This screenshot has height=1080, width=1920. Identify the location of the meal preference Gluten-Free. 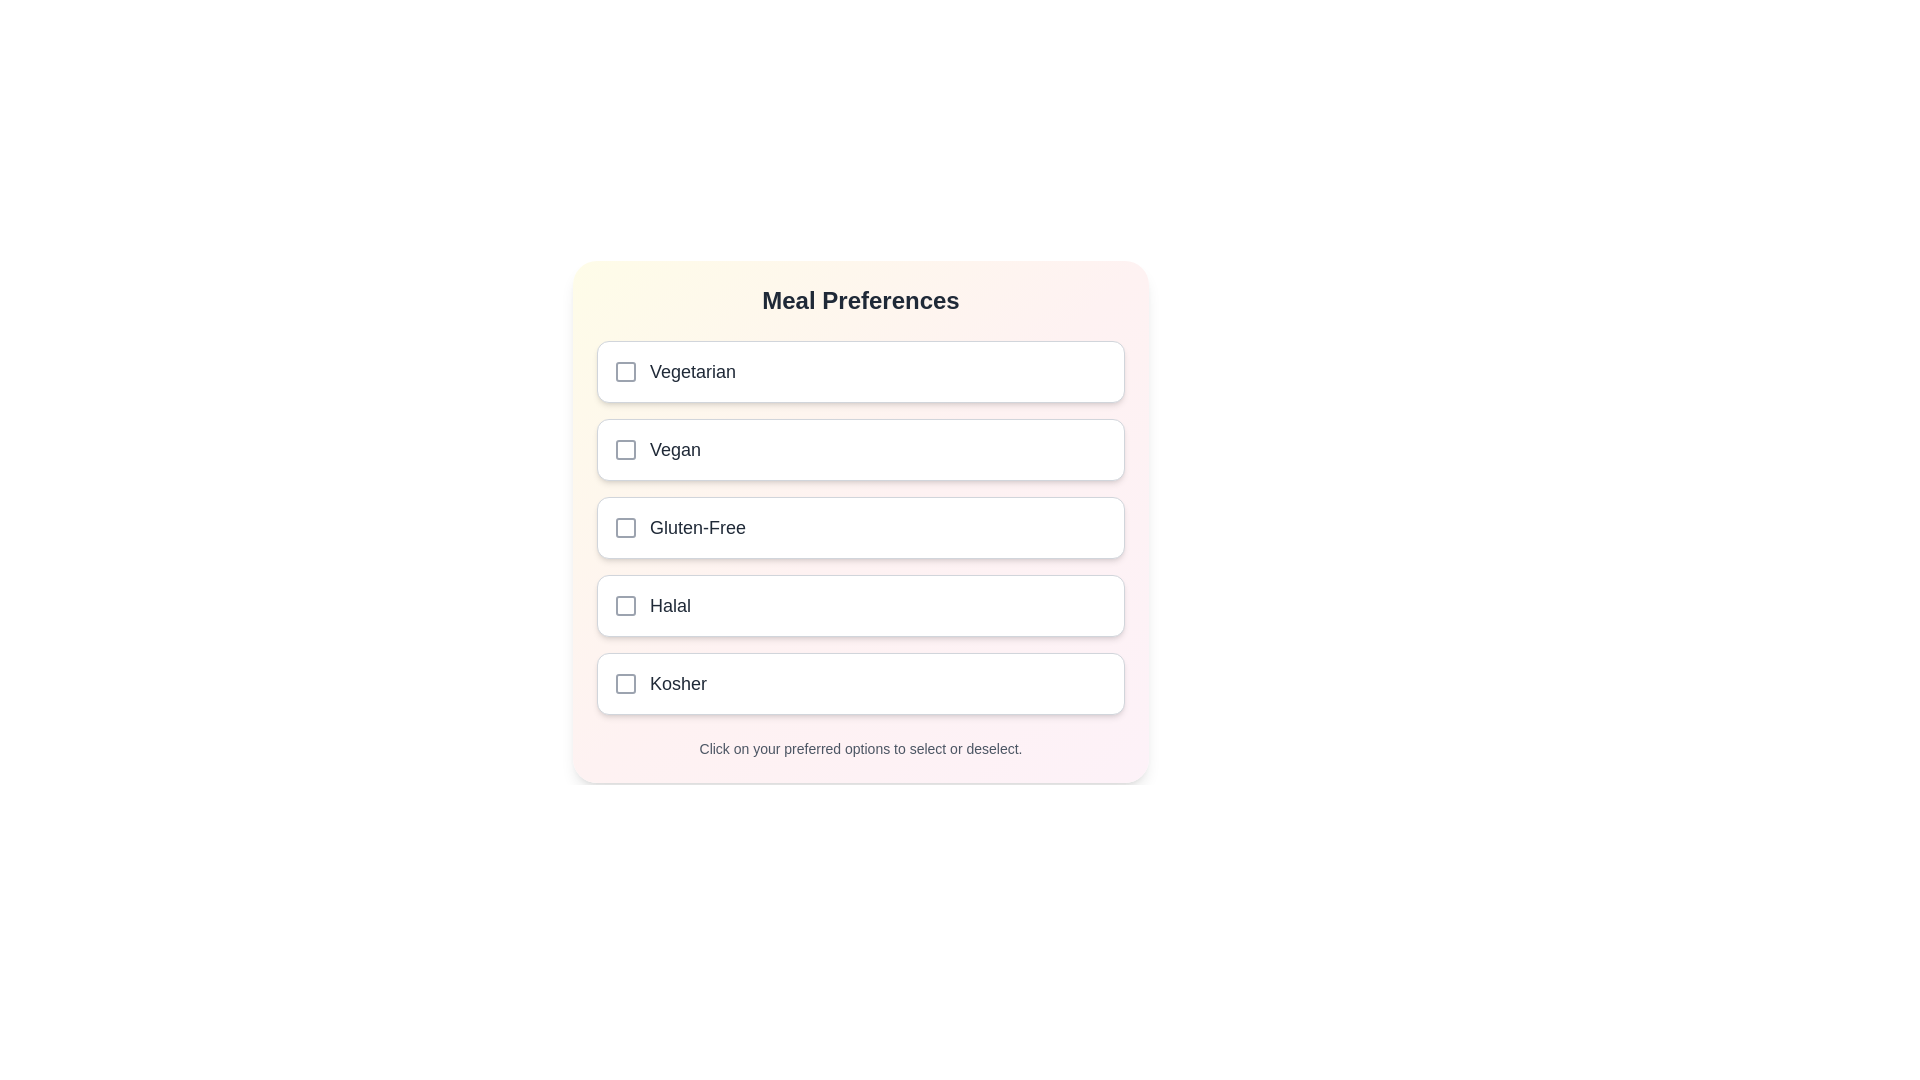
(860, 527).